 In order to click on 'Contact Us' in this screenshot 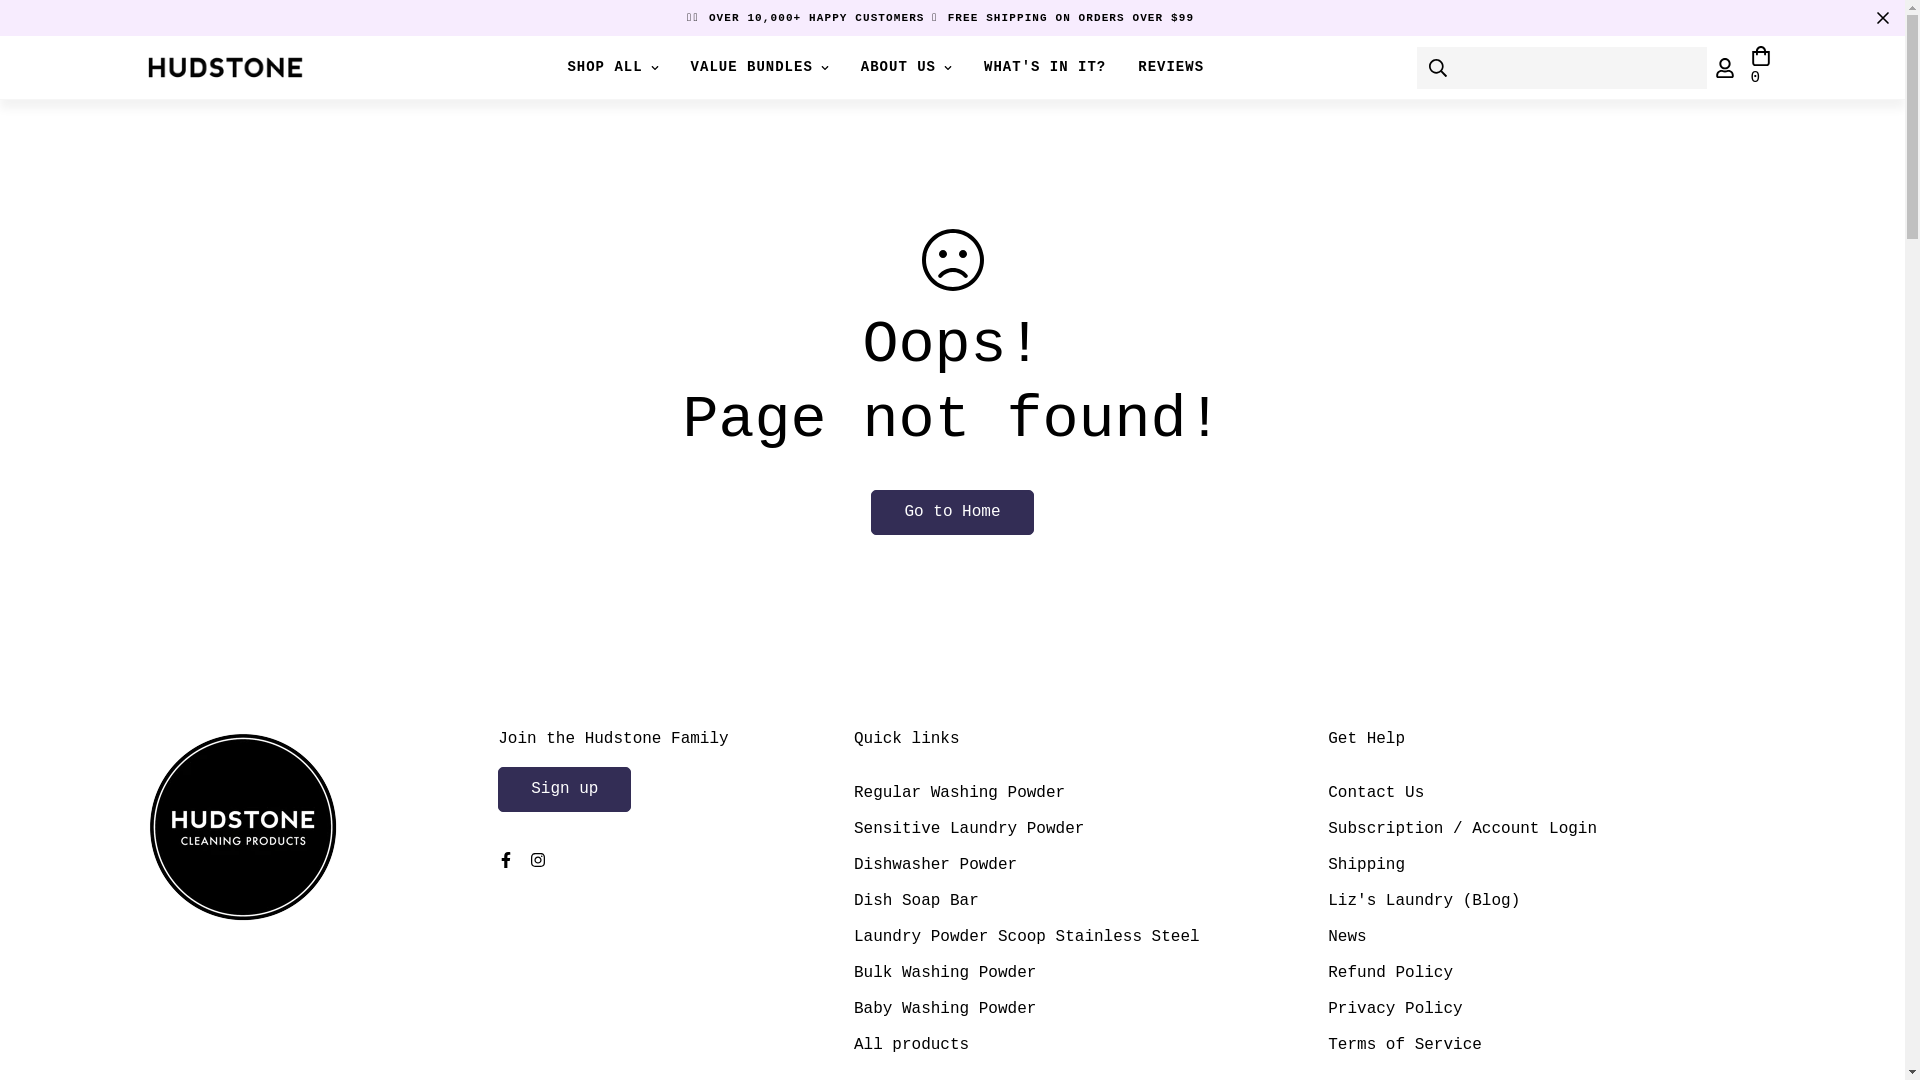, I will do `click(1328, 792)`.